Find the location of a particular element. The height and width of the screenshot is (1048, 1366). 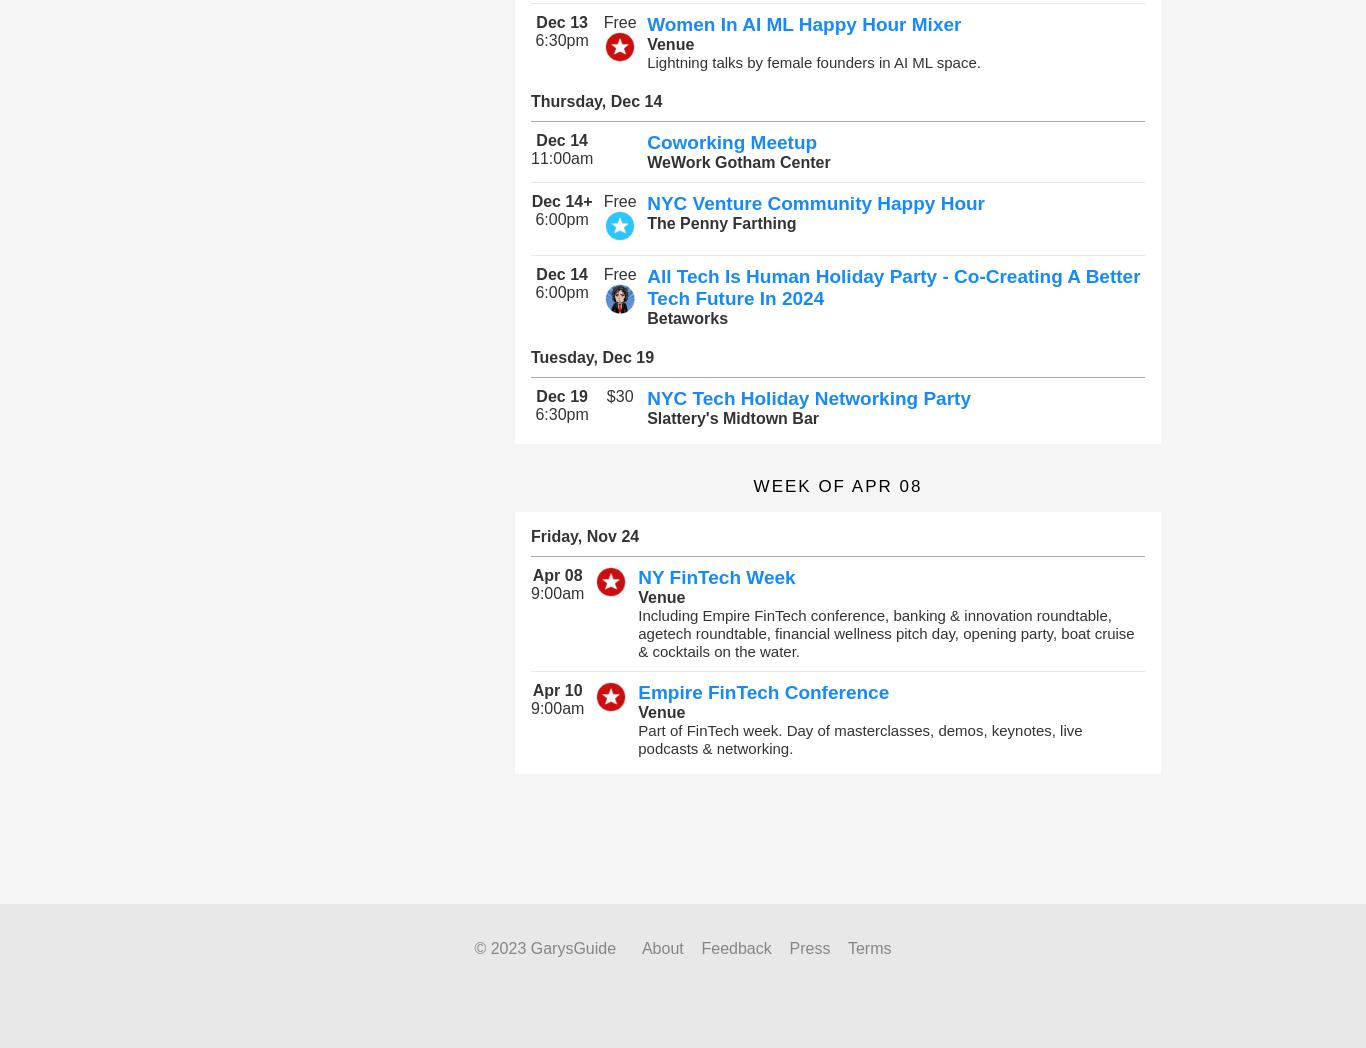

'Apr 10' is located at coordinates (557, 690).